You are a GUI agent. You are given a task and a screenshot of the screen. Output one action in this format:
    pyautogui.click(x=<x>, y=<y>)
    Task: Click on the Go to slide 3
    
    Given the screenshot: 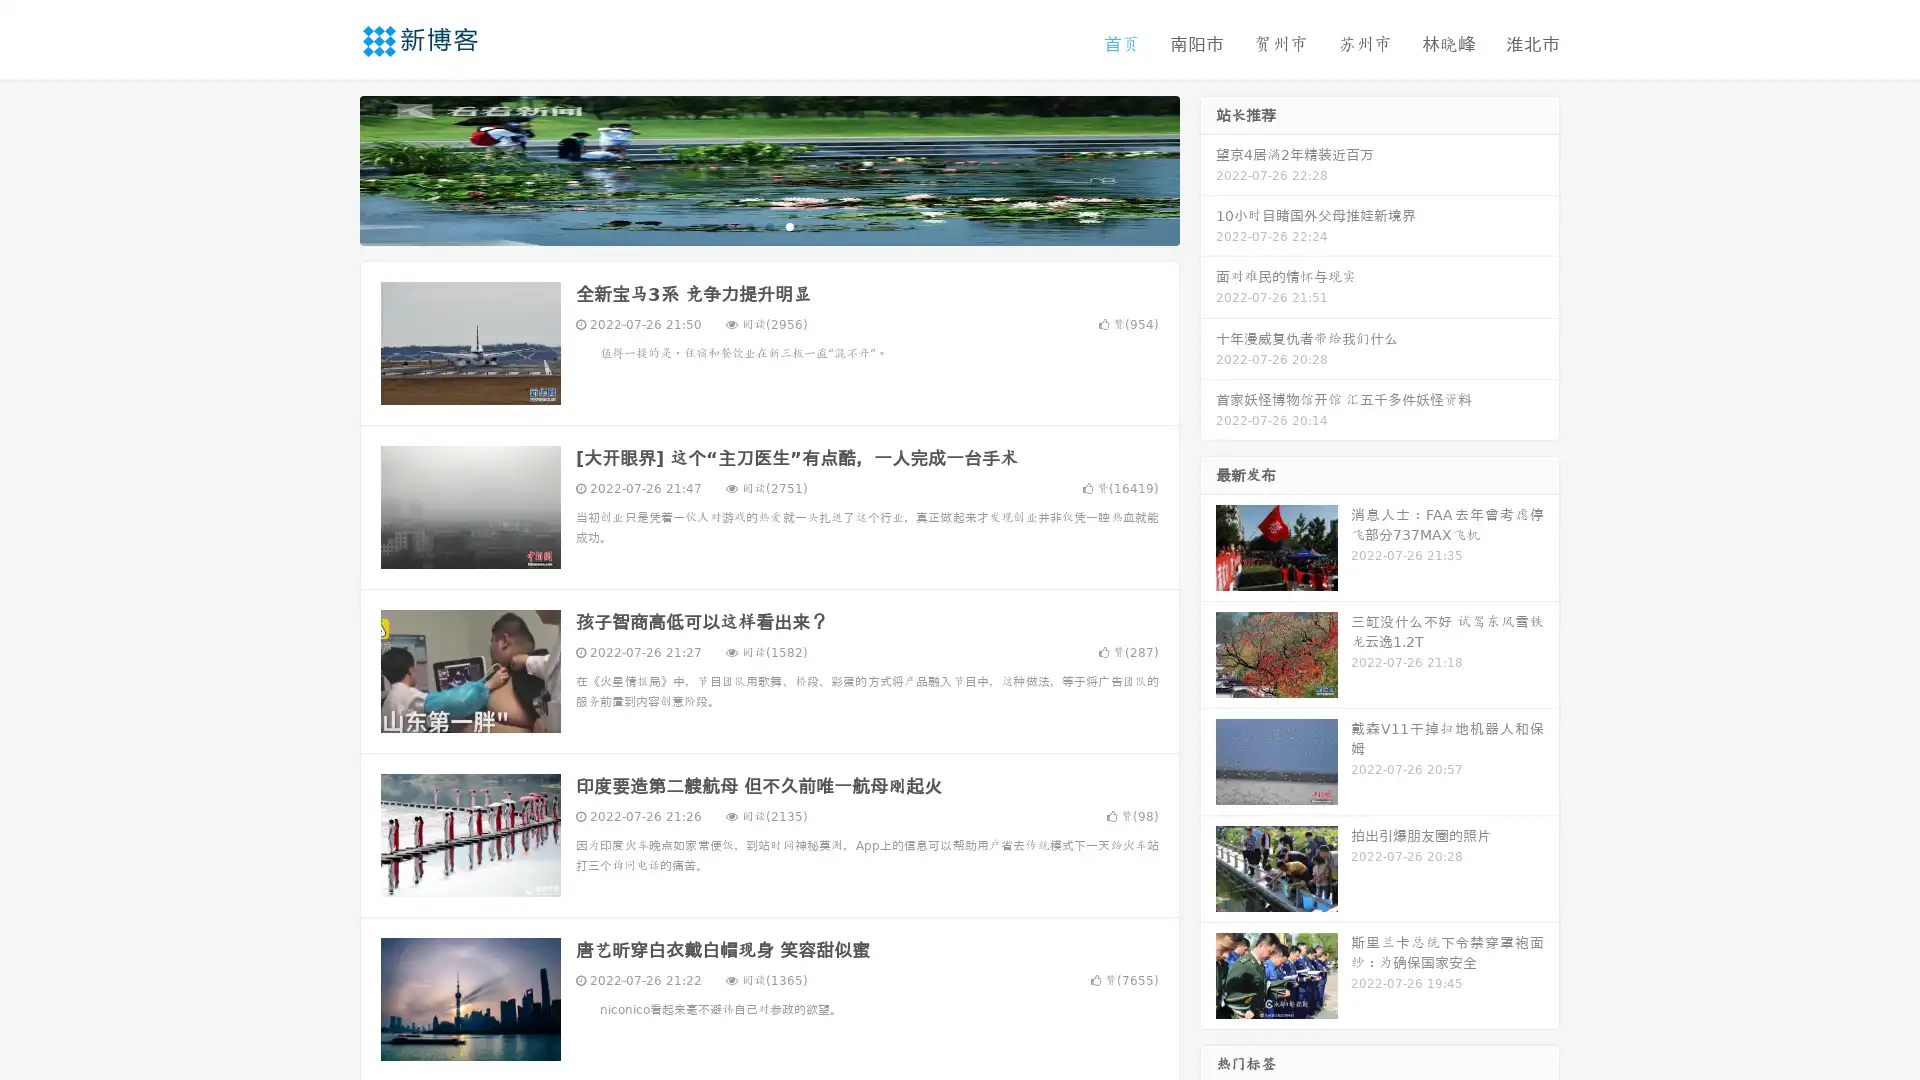 What is the action you would take?
    pyautogui.click(x=789, y=225)
    